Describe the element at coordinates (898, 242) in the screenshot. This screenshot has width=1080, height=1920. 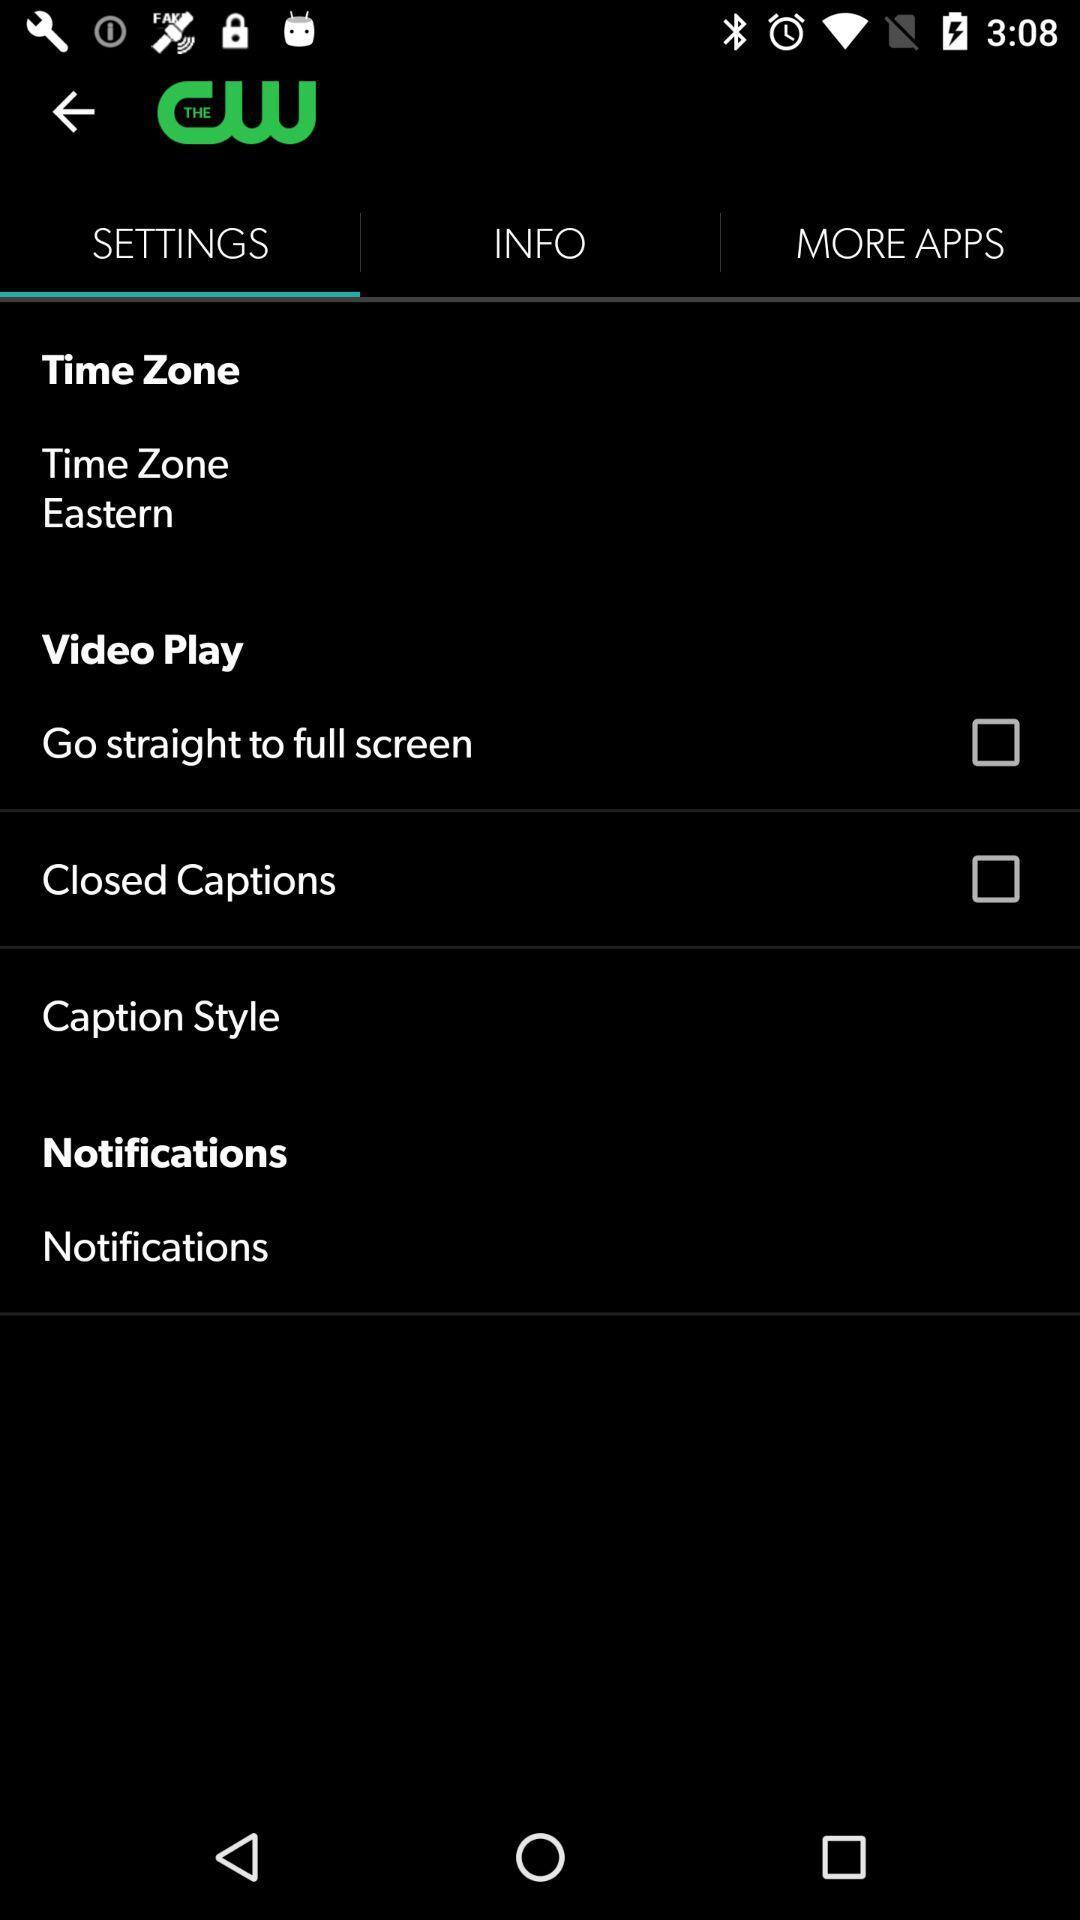
I see `the item at the top right corner` at that location.